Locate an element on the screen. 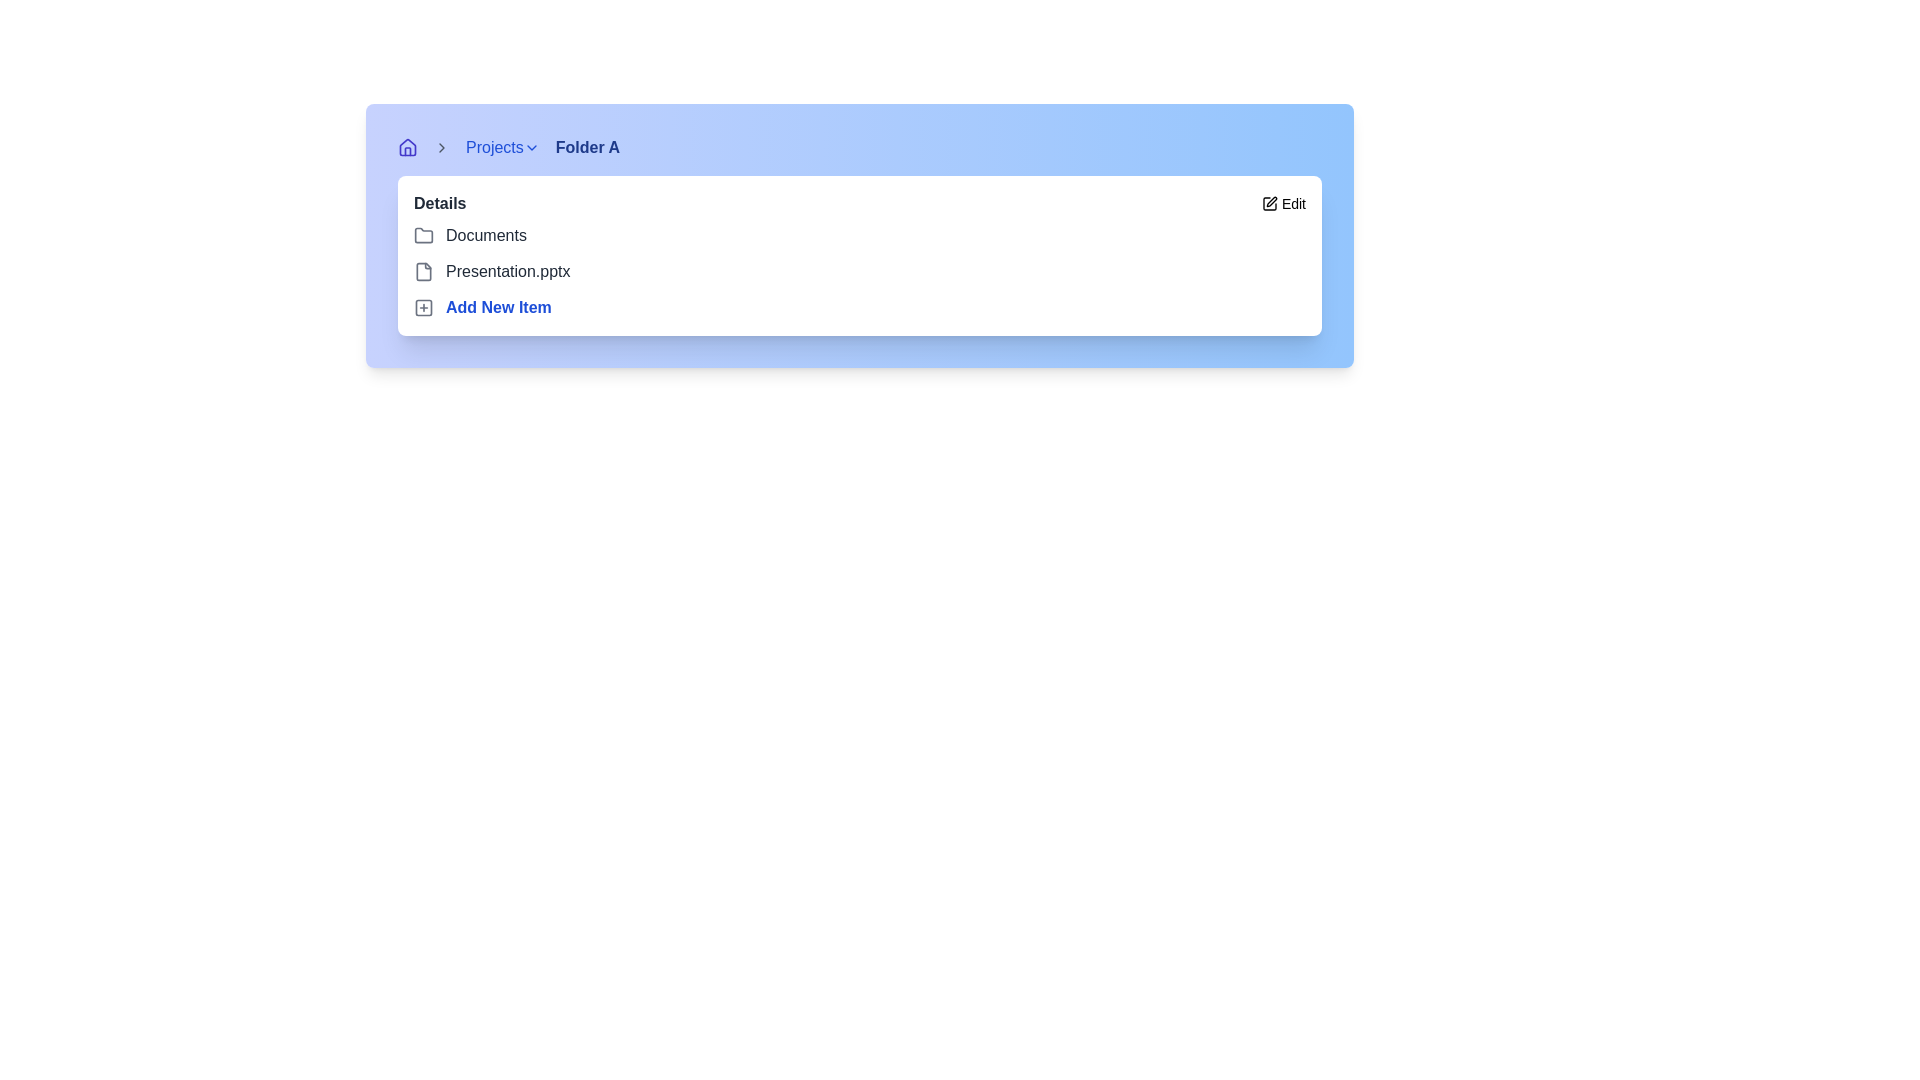 This screenshot has height=1080, width=1920. the indigo house icon located at the top-left corner of the interface, preceding the text 'Projects' is located at coordinates (407, 146).